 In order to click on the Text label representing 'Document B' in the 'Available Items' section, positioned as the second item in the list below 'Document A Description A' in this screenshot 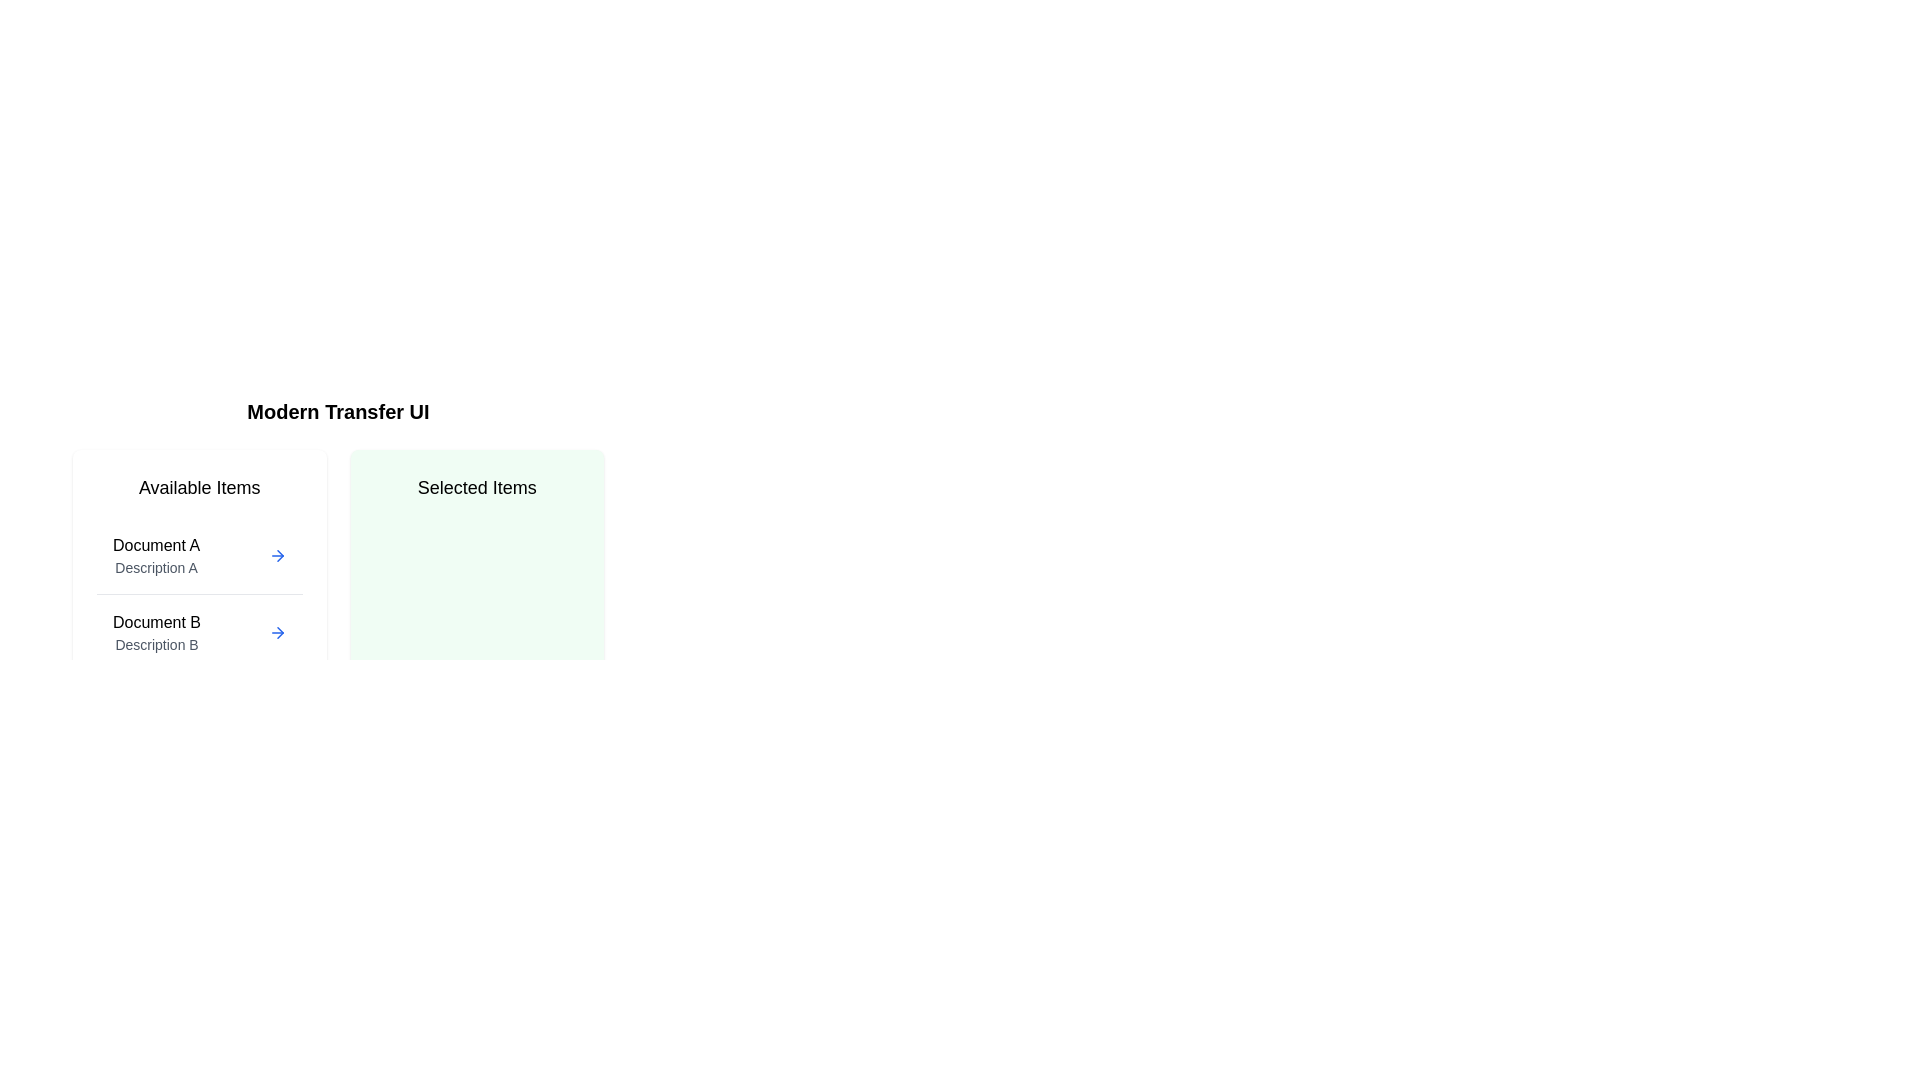, I will do `click(156, 632)`.